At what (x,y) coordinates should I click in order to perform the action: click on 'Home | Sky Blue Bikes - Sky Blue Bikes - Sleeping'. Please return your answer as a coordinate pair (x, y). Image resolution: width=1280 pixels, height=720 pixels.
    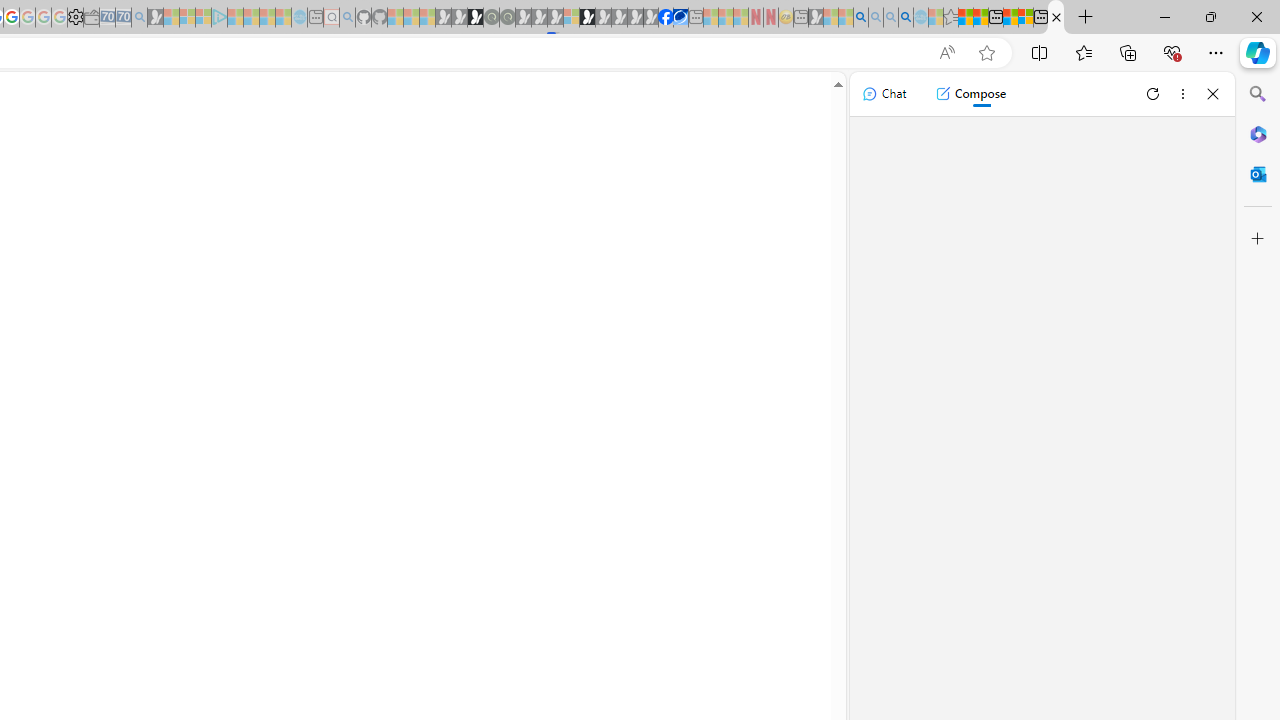
    Looking at the image, I should click on (298, 17).